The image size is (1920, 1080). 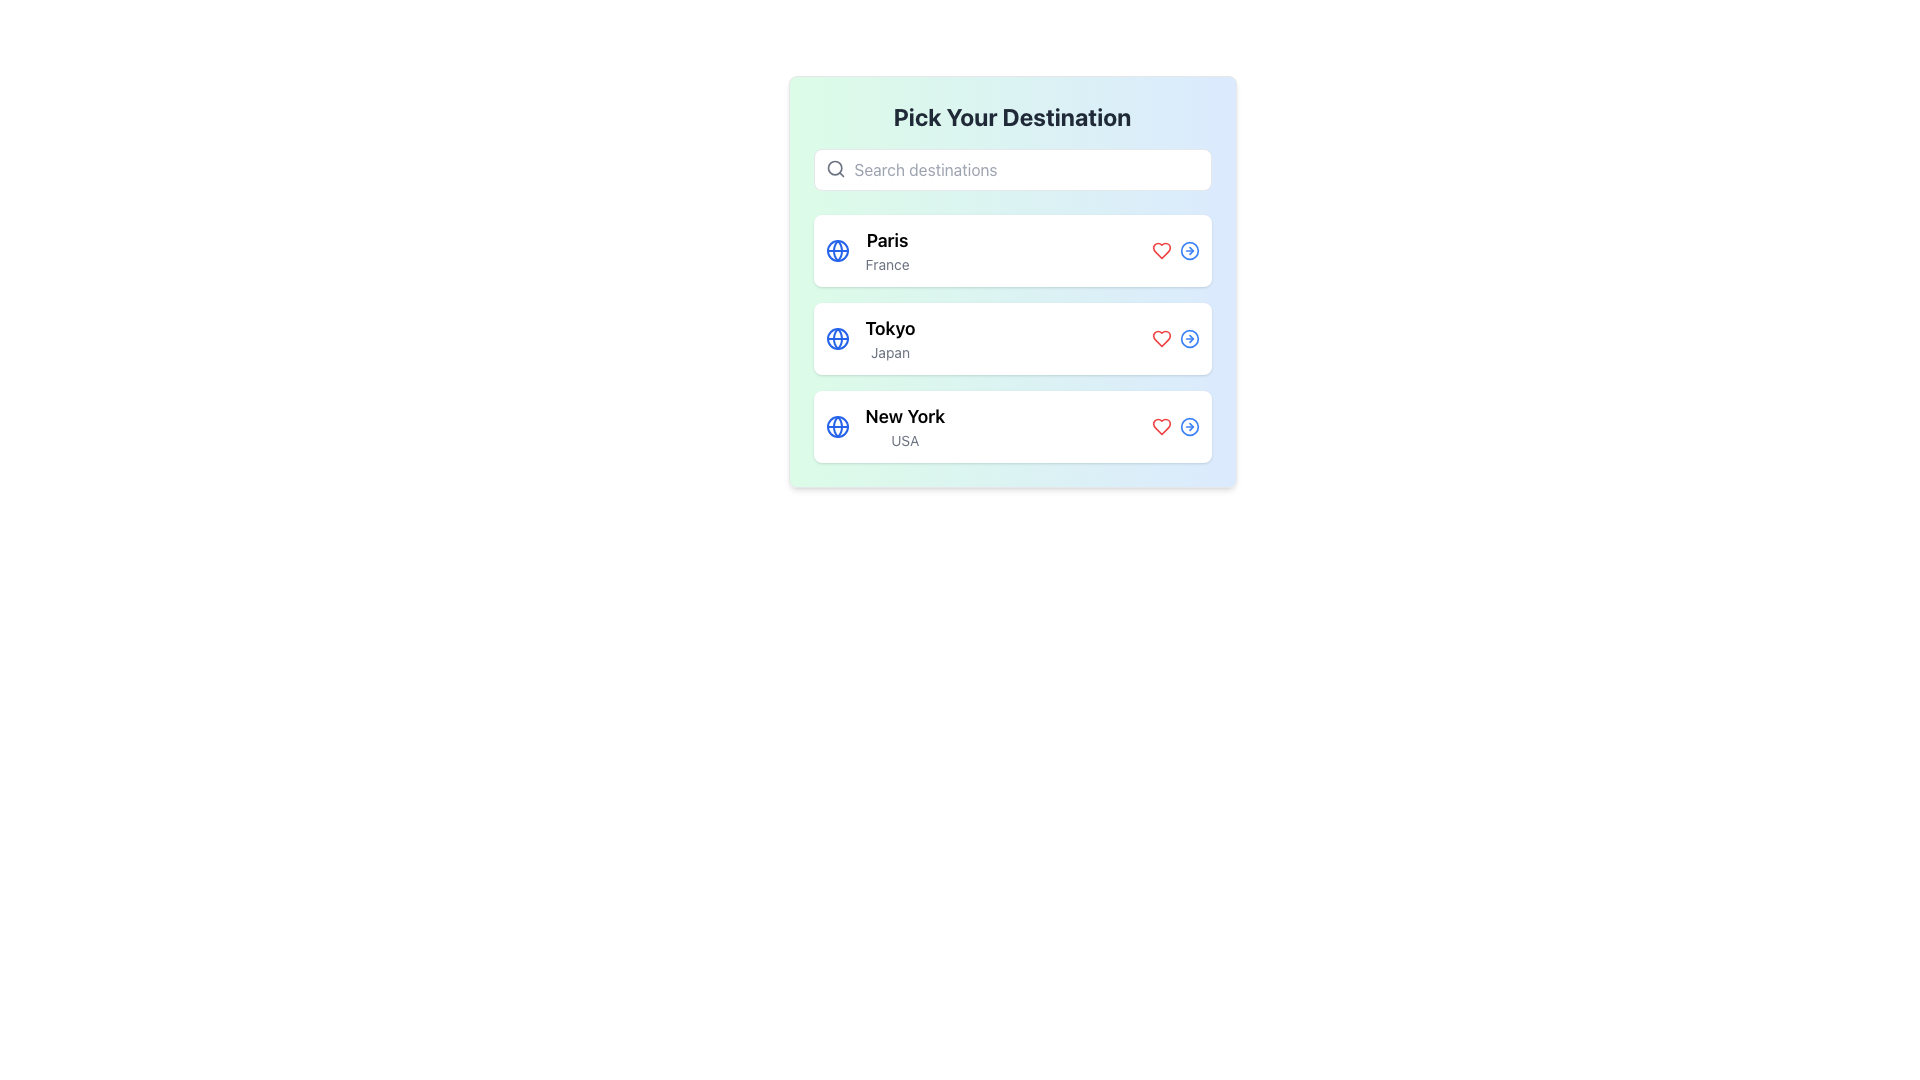 What do you see at coordinates (1012, 338) in the screenshot?
I see `the icons within the destination card labeled 'Tokyo', which is the second card in the vertical list of destination cards under 'Pick Your Destination'` at bounding box center [1012, 338].